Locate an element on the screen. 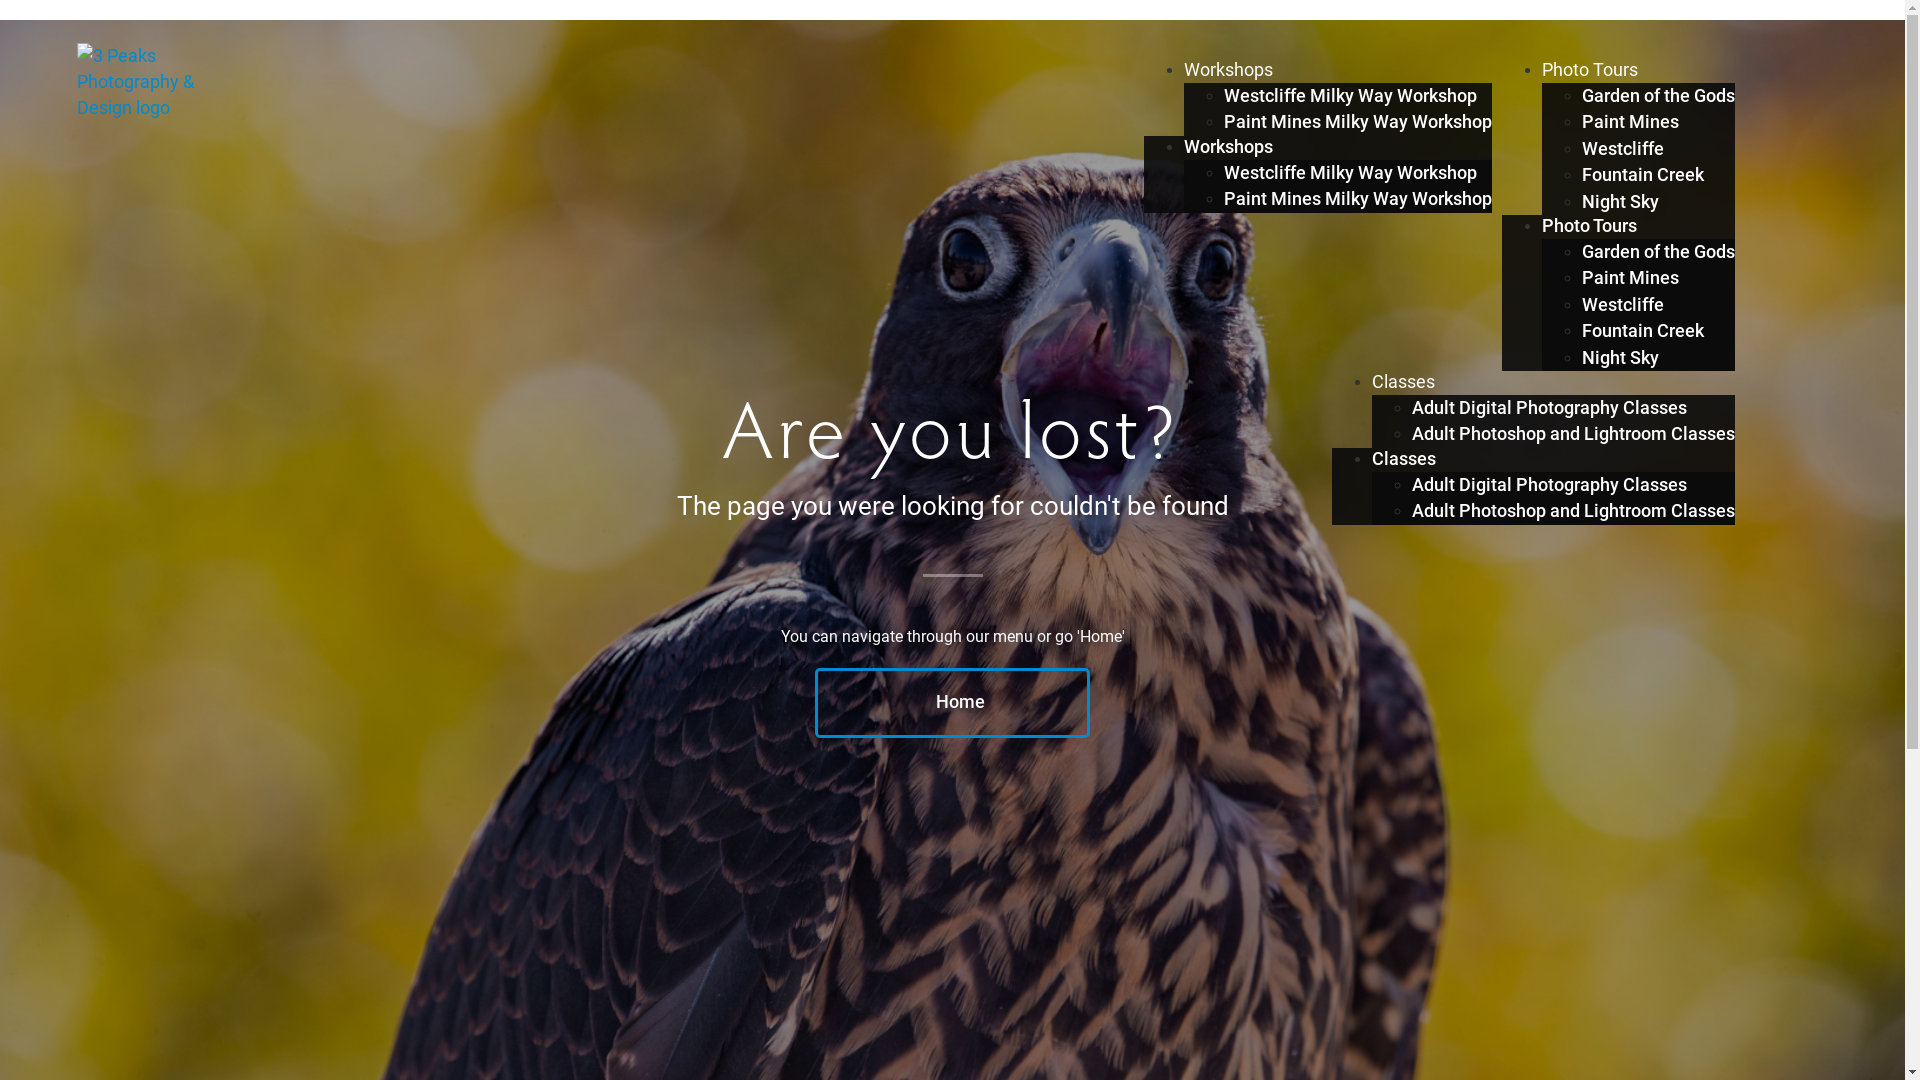  'Adult Photoshop and Lightroom Classes' is located at coordinates (1572, 433).